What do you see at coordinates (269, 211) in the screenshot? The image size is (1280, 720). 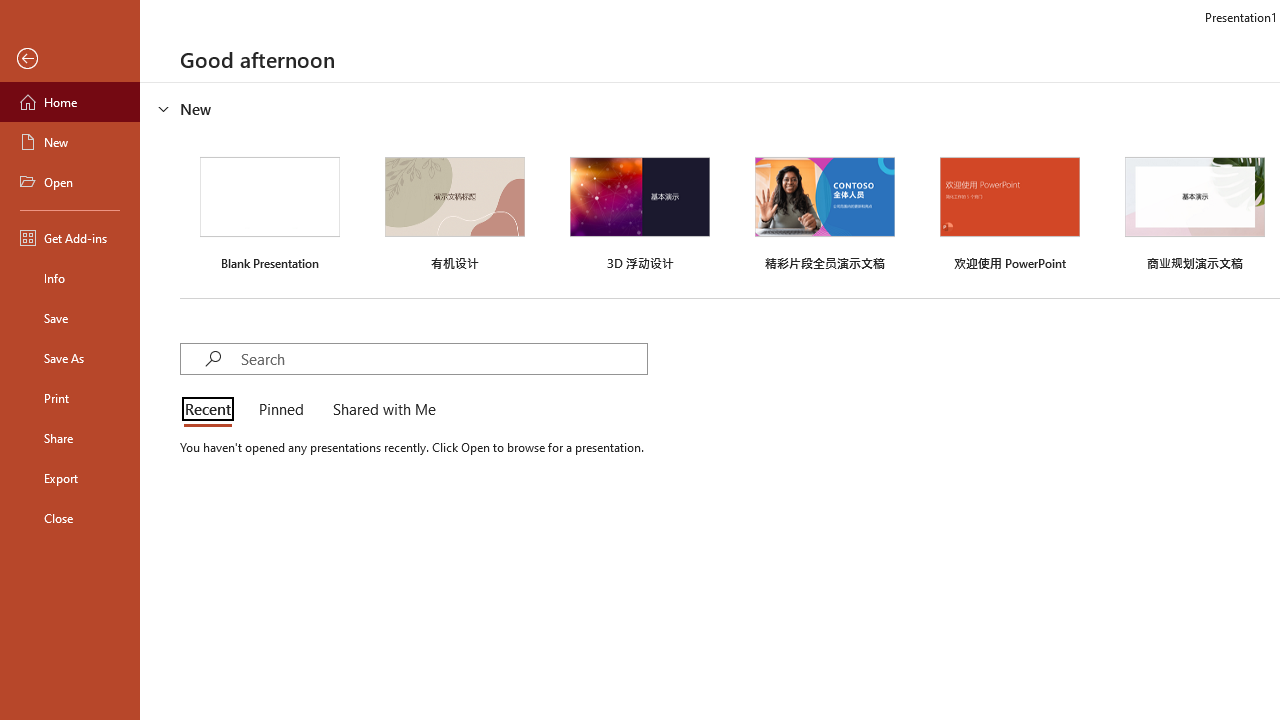 I see `'Blank Presentation'` at bounding box center [269, 211].